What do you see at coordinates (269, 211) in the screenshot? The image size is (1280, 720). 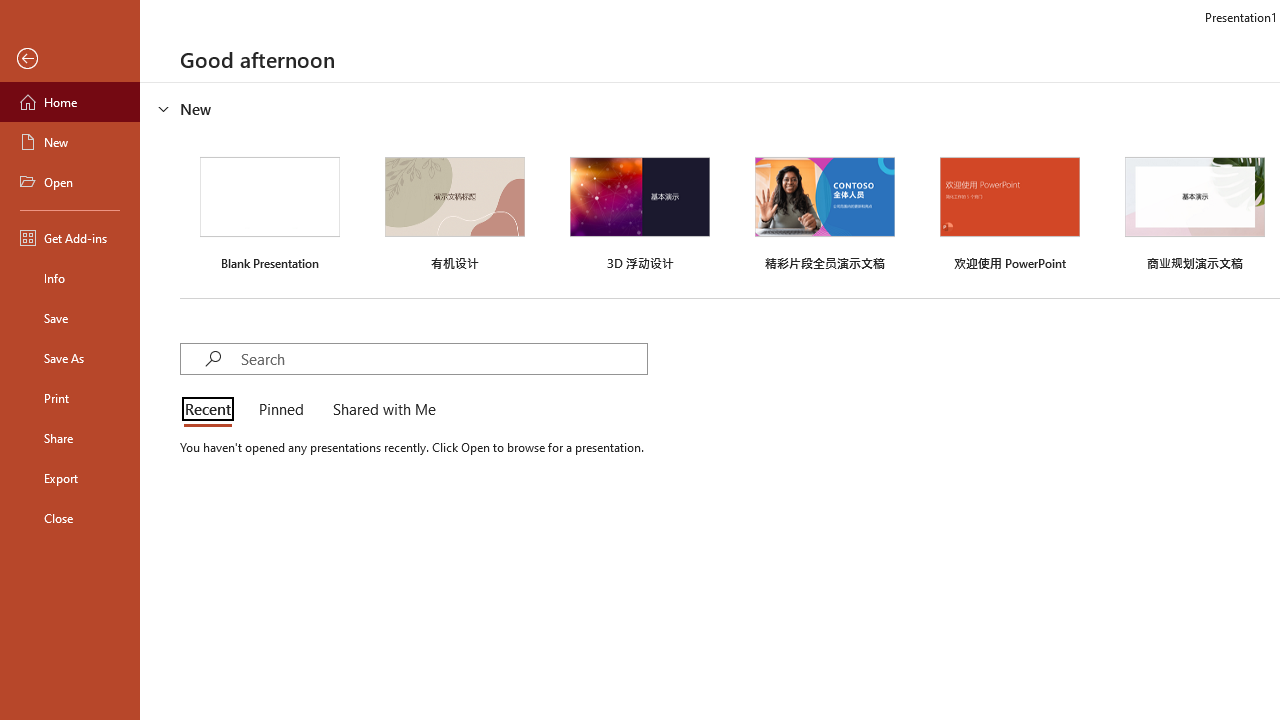 I see `'Blank Presentation'` at bounding box center [269, 211].